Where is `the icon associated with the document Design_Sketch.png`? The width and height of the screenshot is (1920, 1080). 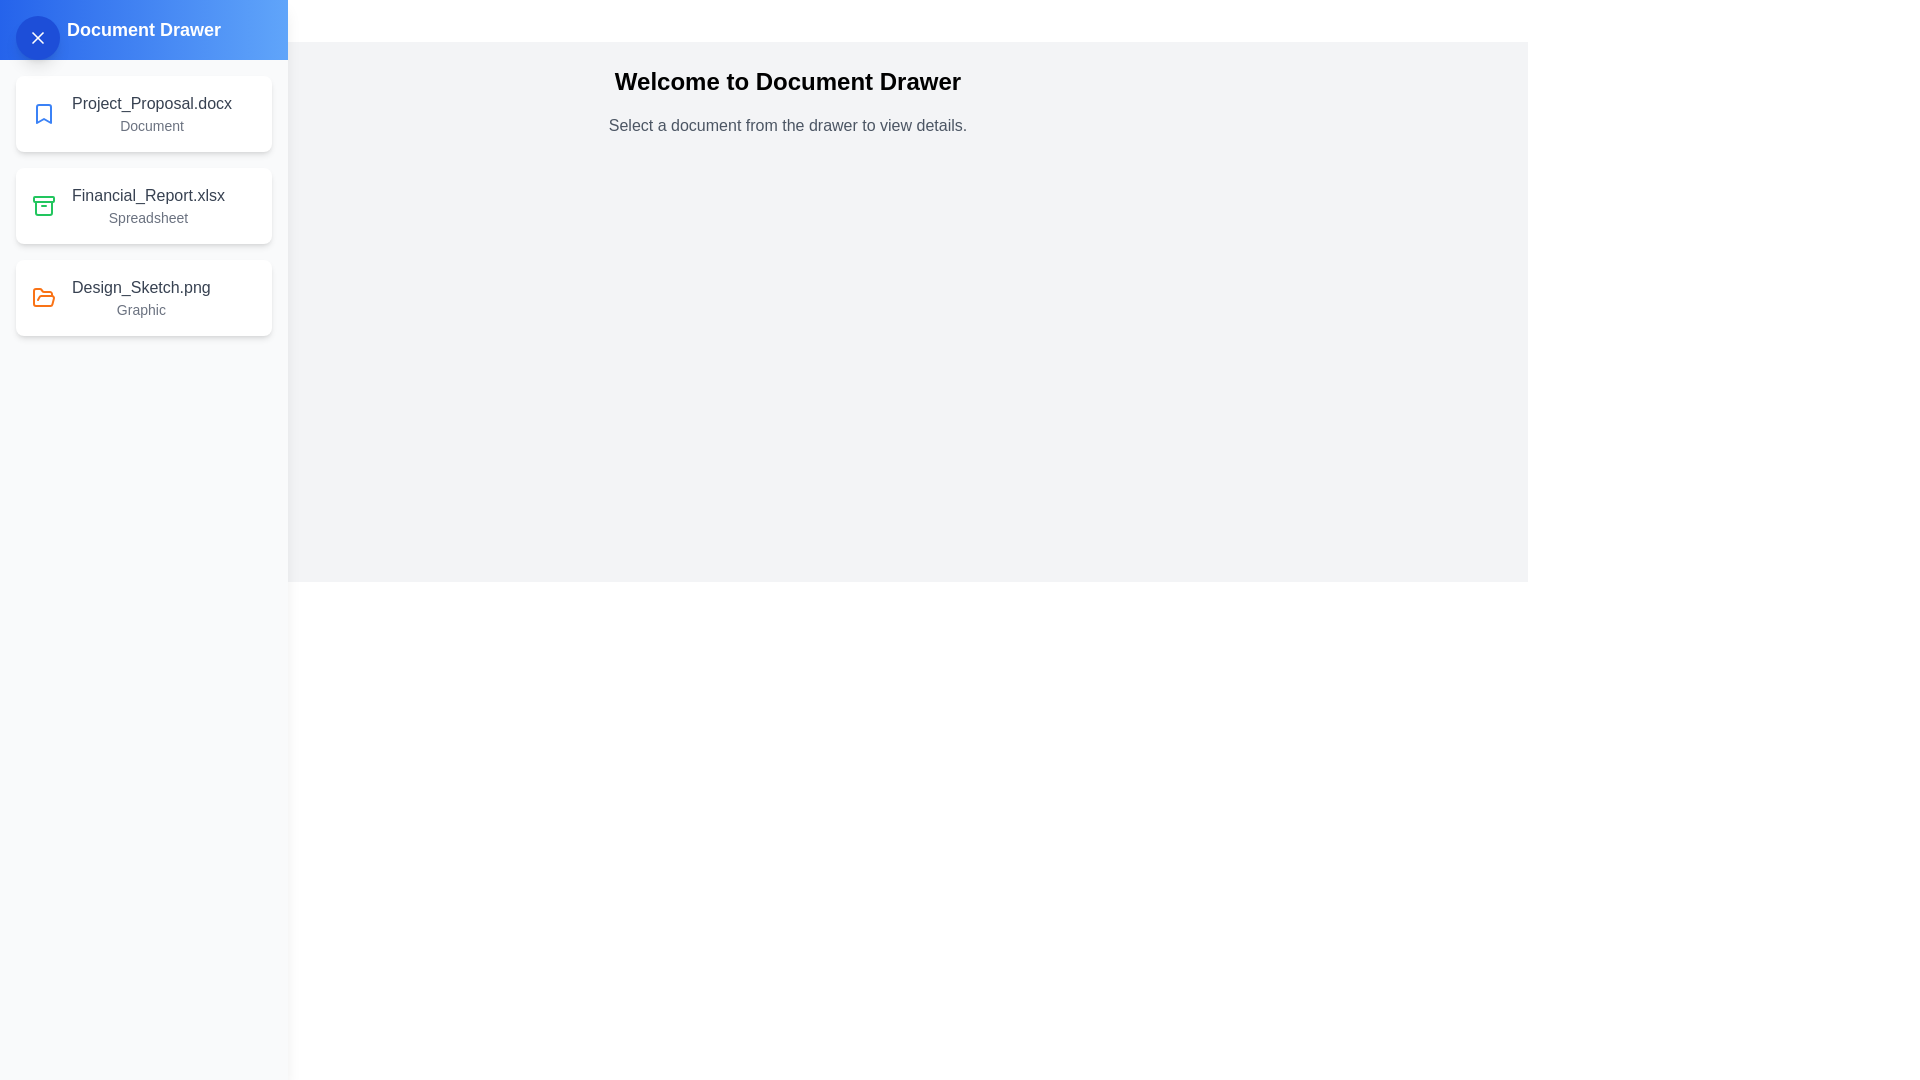 the icon associated with the document Design_Sketch.png is located at coordinates (43, 297).